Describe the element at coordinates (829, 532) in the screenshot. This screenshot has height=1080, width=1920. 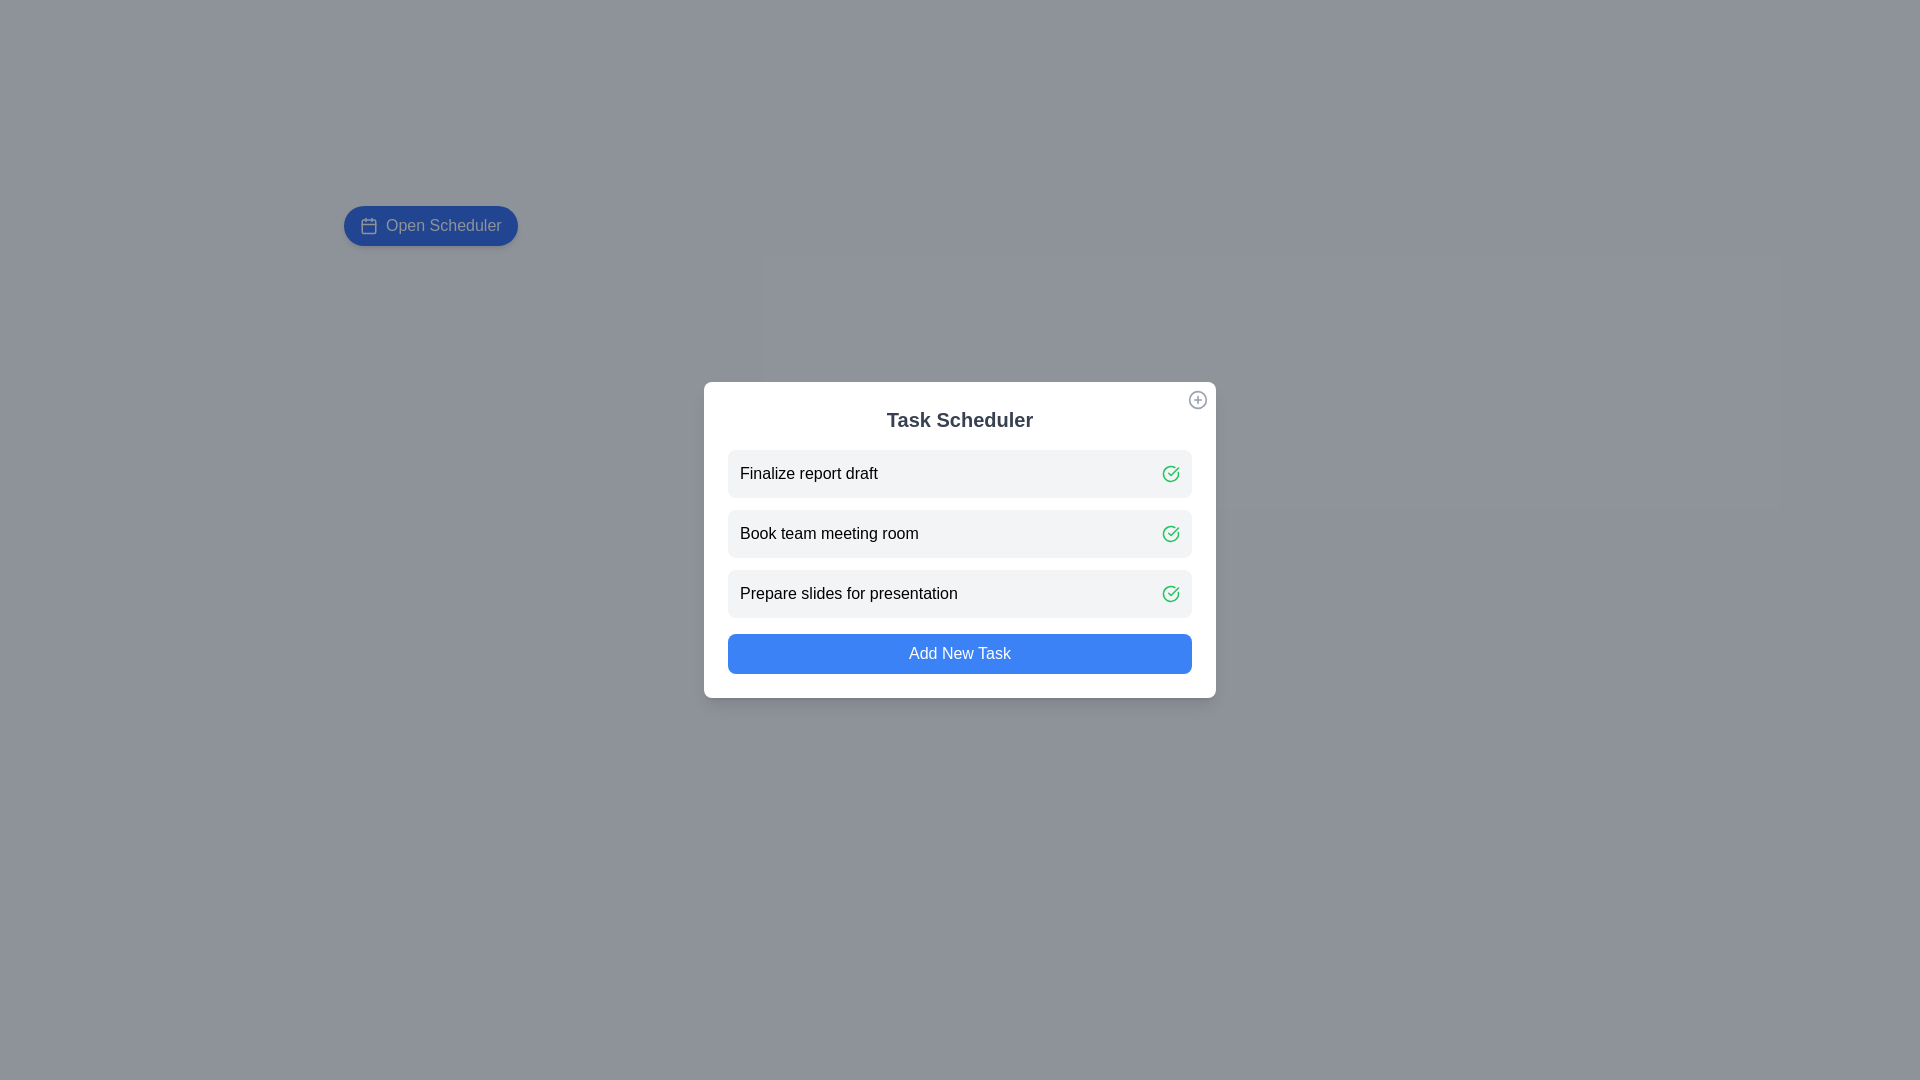
I see `the text label that indicates booking a team meeting room, which is the second task in the vertically aligned group within the task scheduler interface` at that location.